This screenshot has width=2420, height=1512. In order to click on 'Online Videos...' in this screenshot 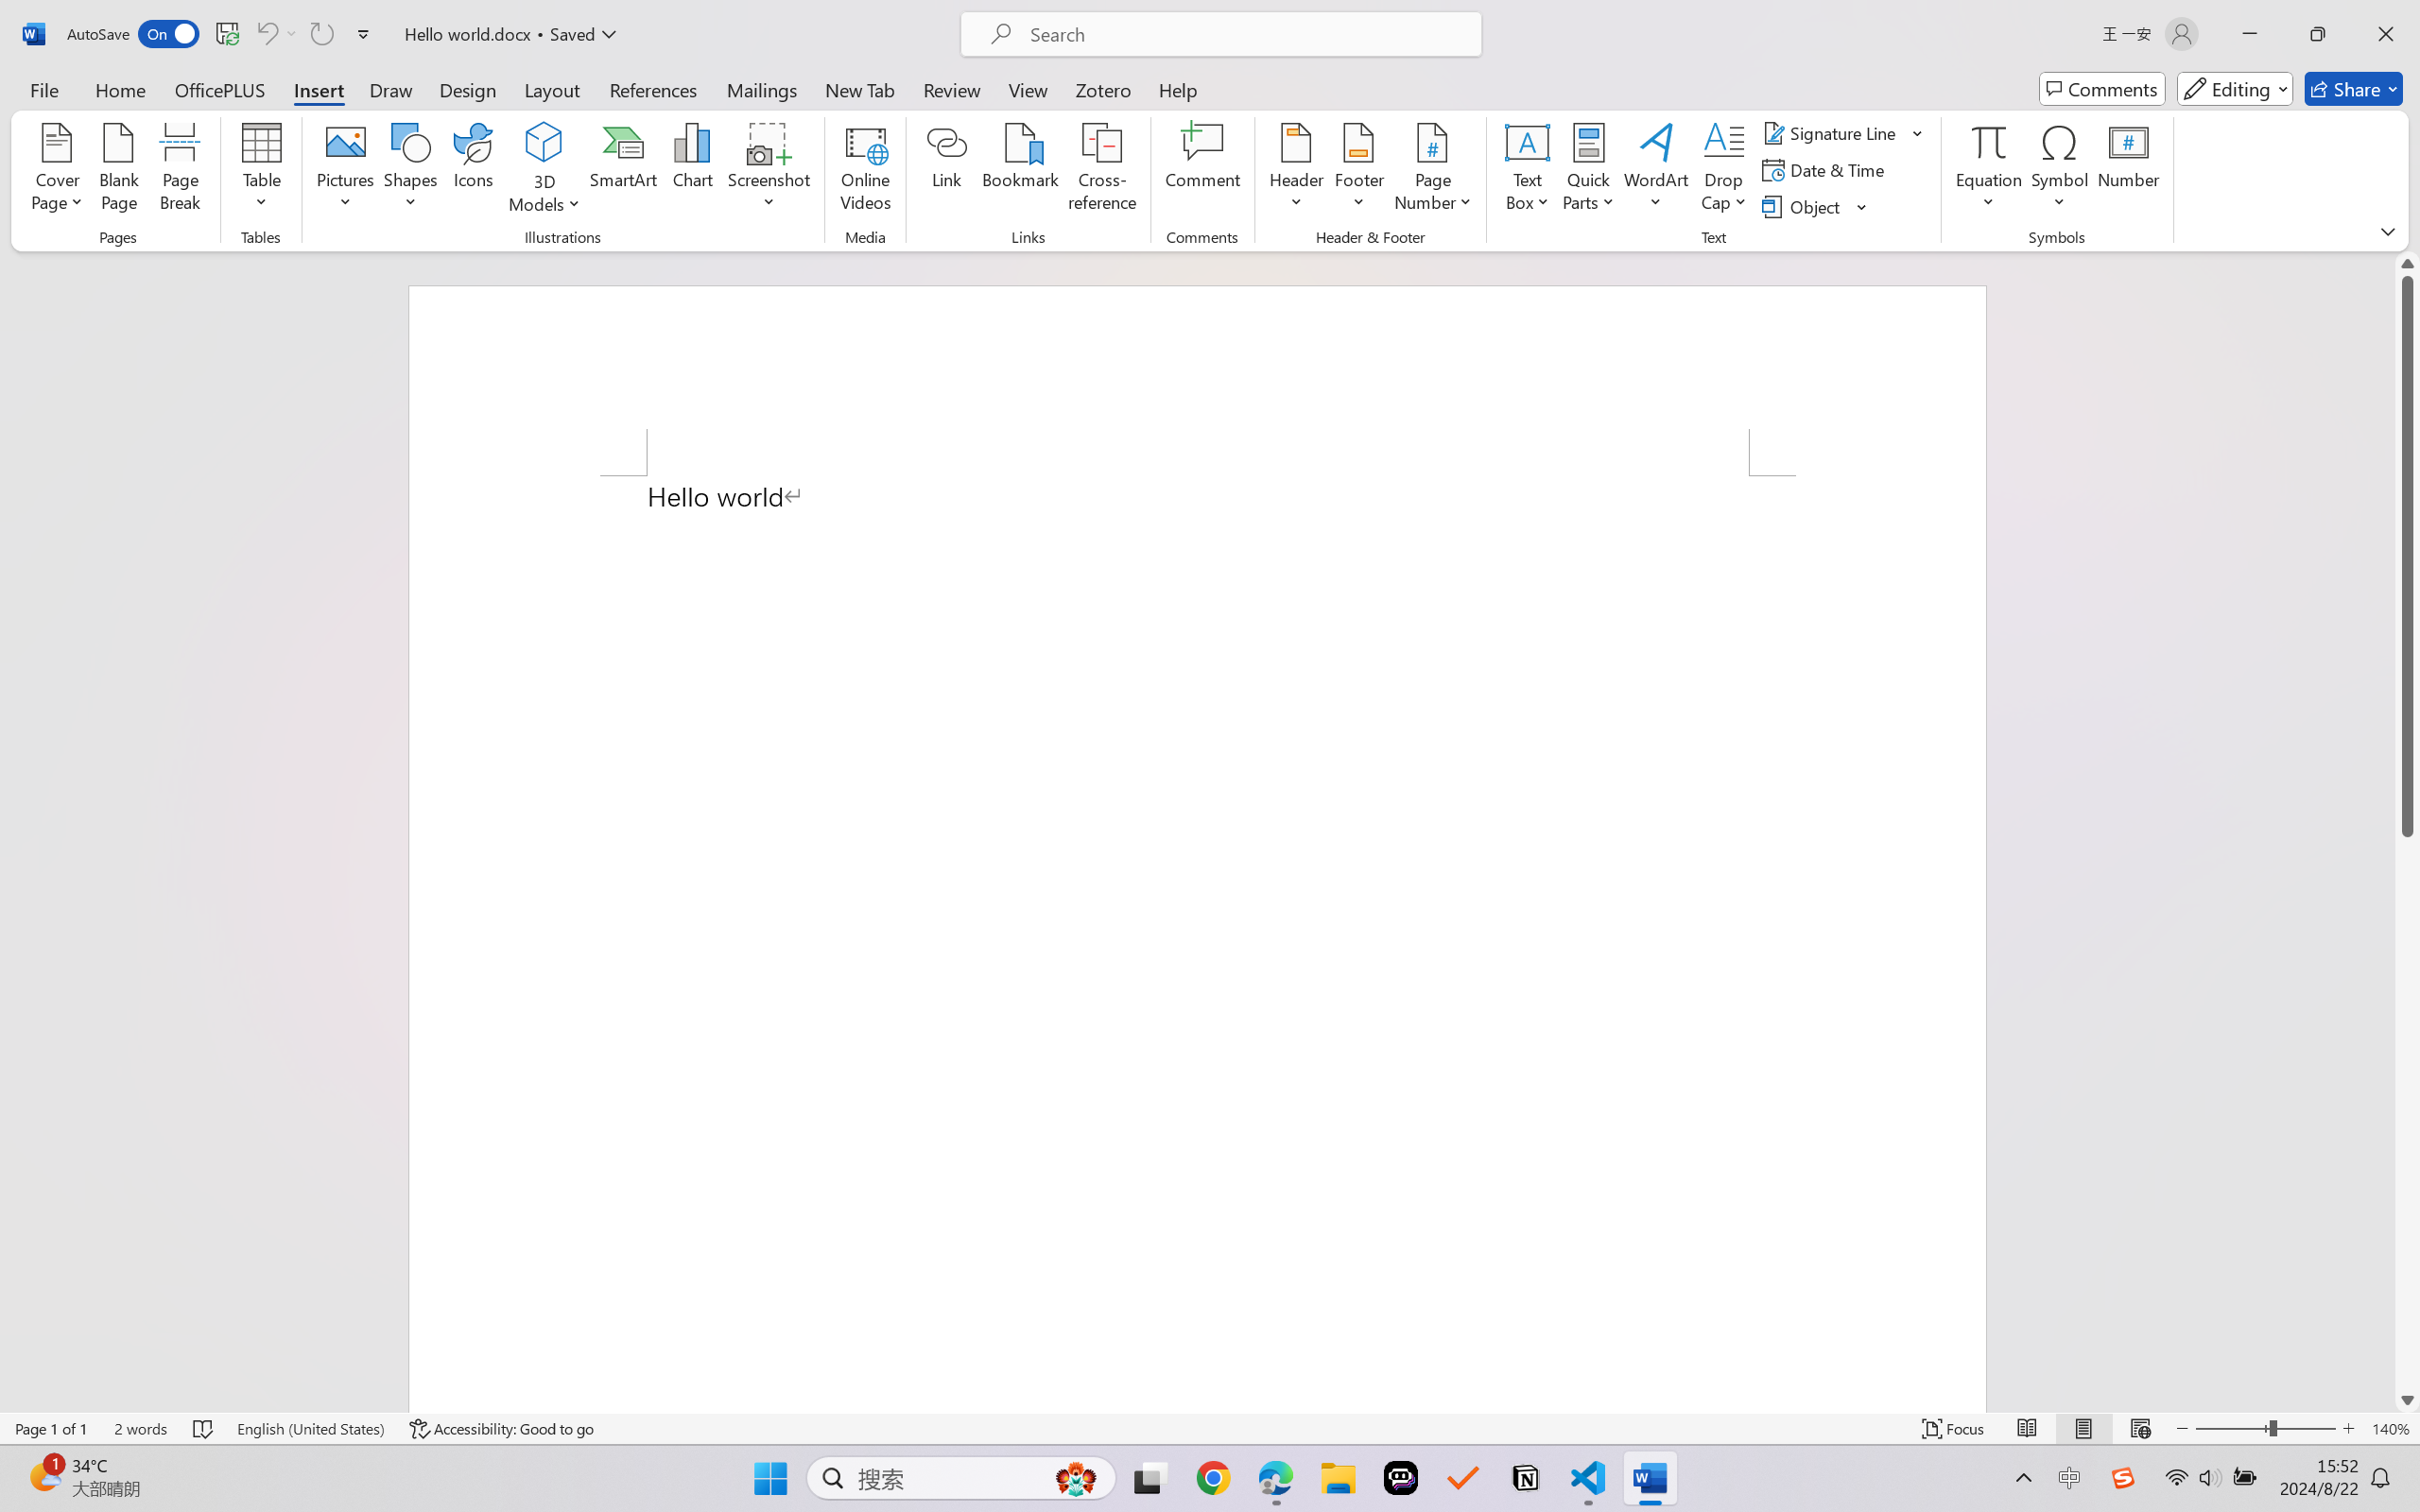, I will do `click(866, 170)`.